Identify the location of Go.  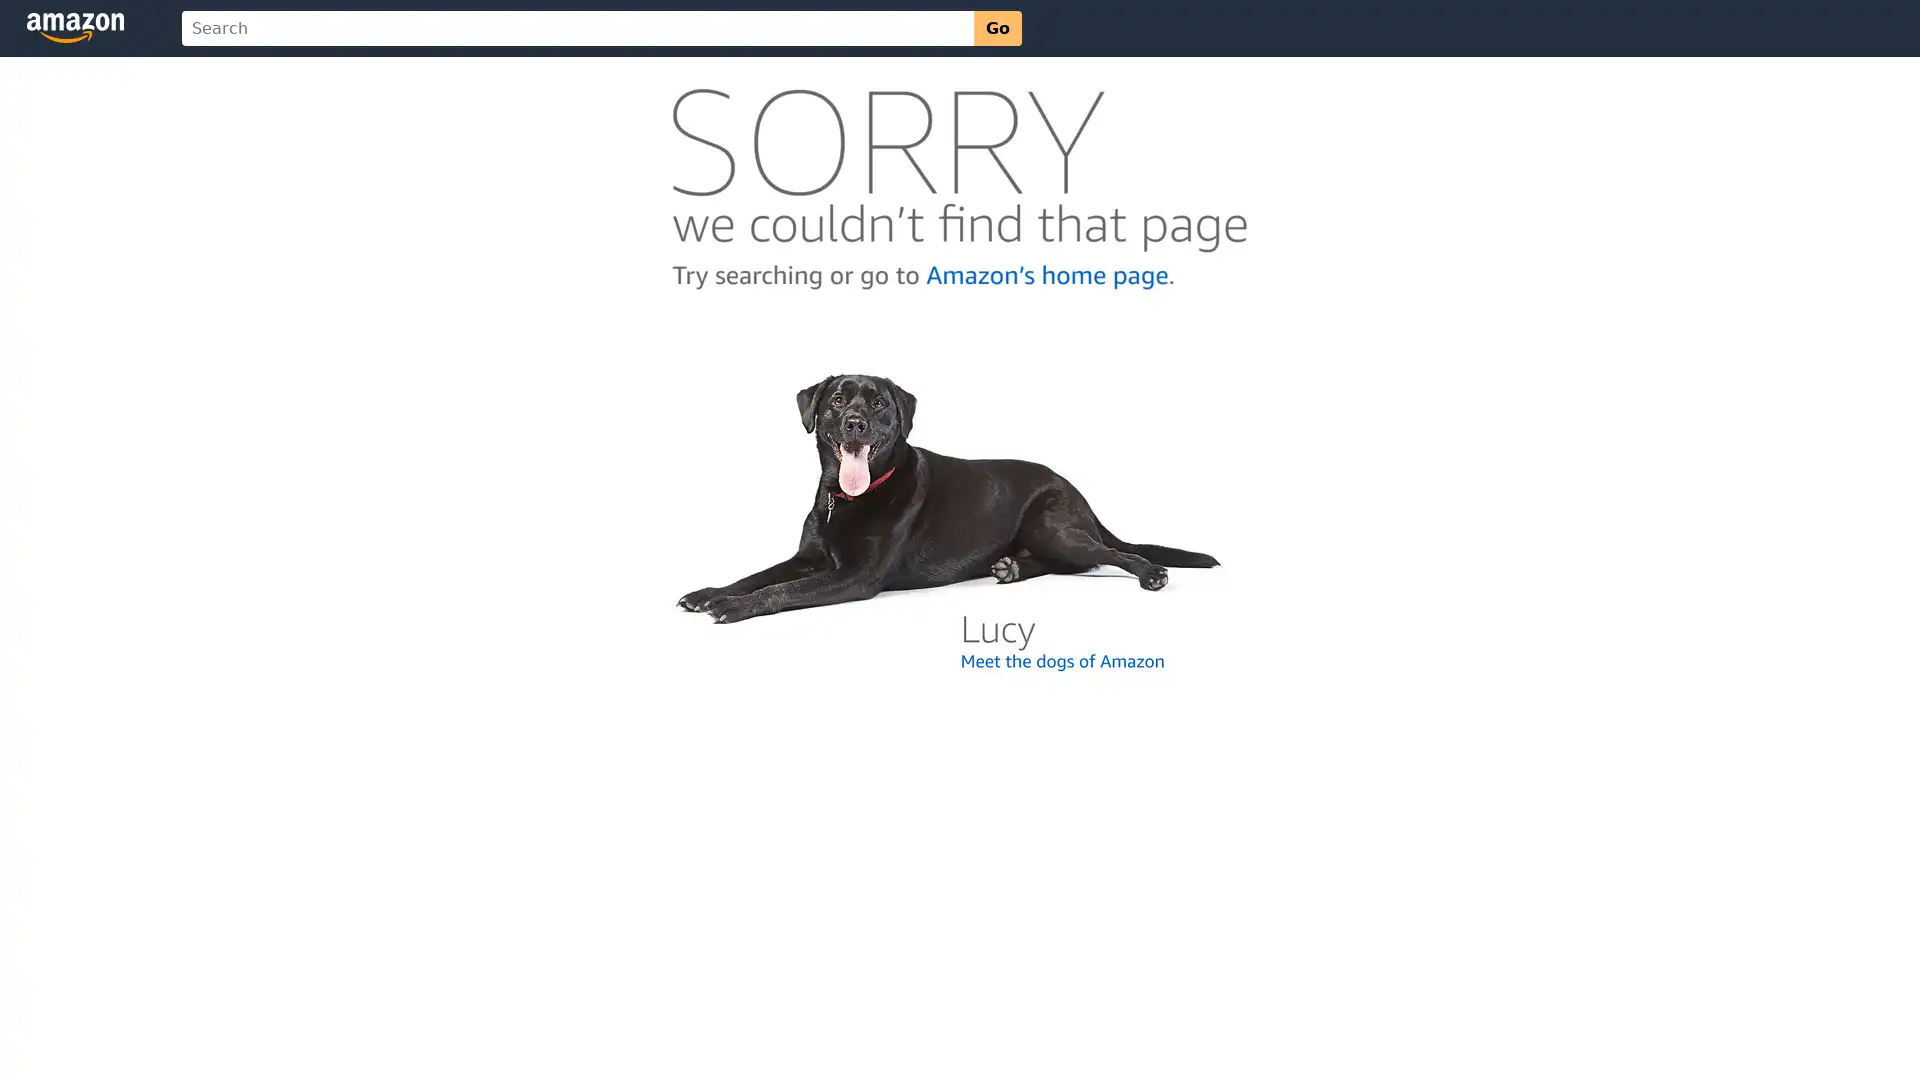
(998, 28).